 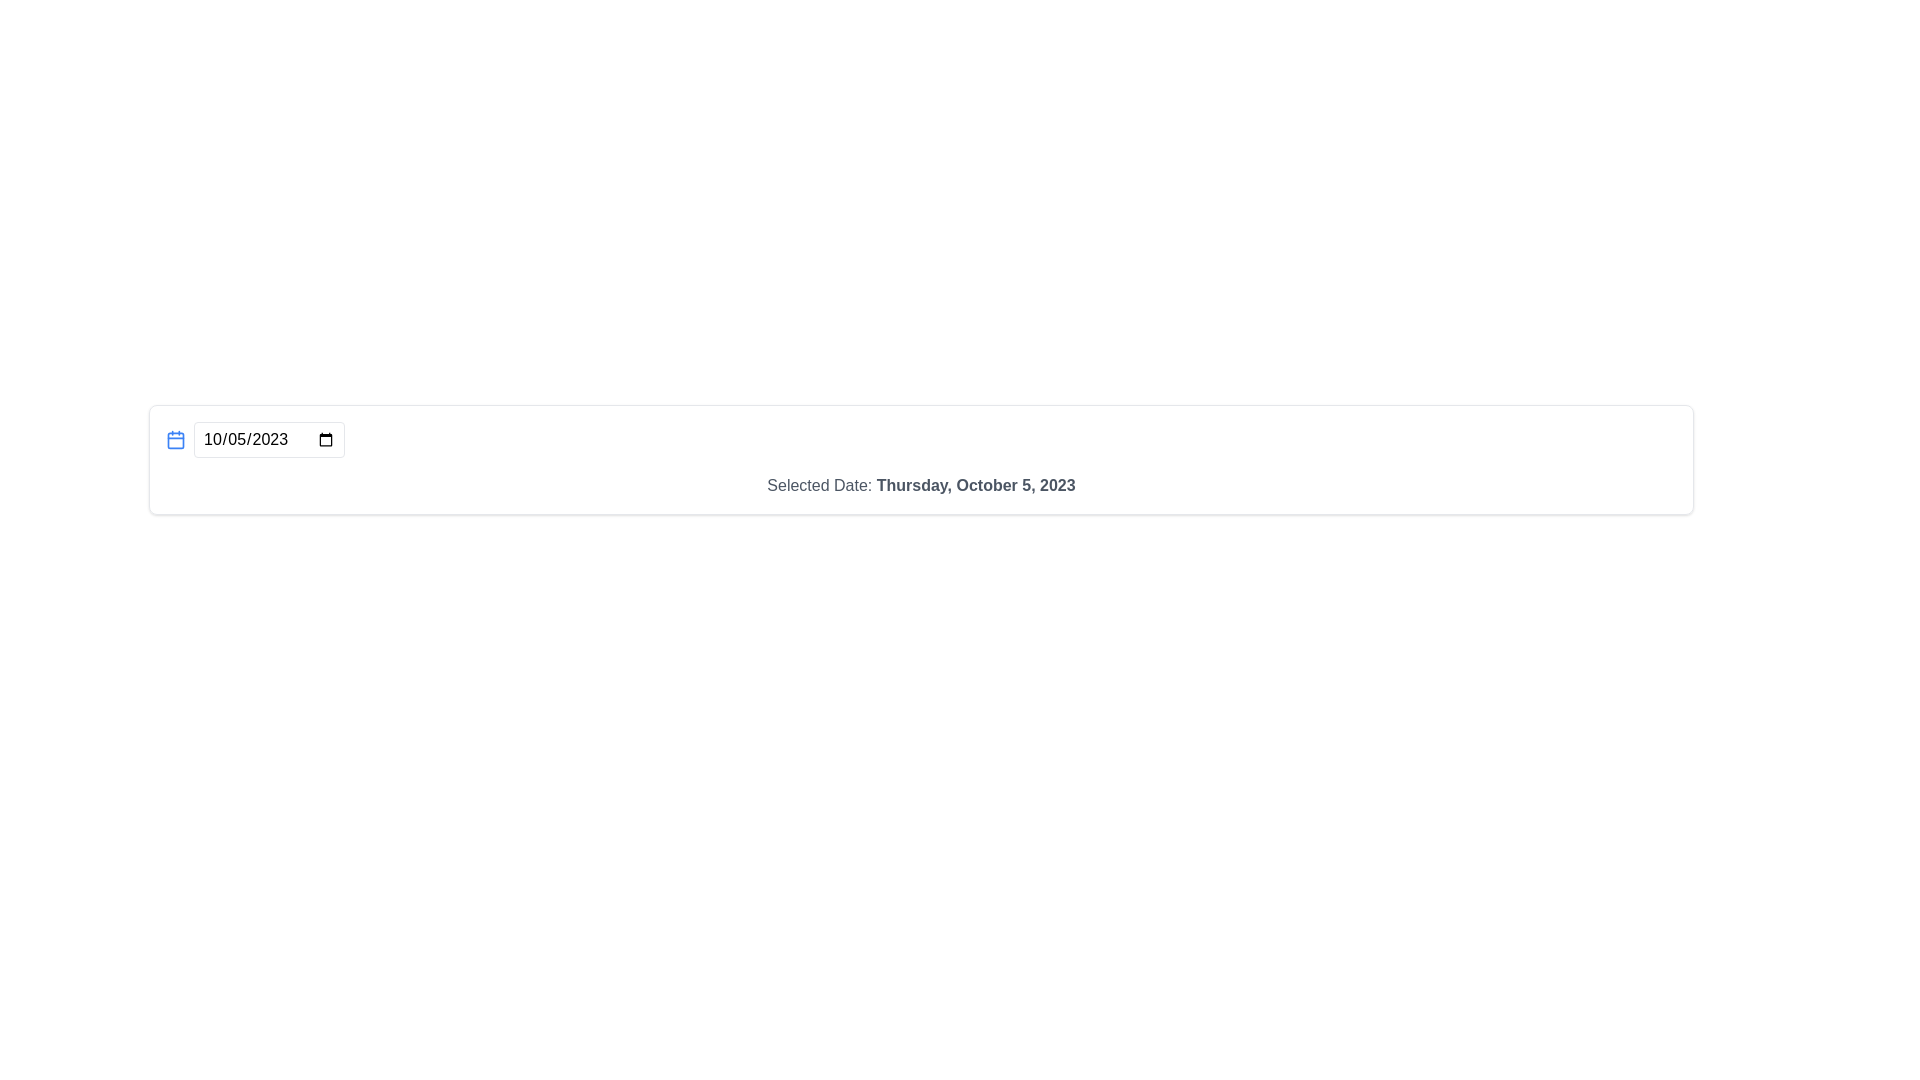 What do you see at coordinates (976, 485) in the screenshot?
I see `the bold text element displaying 'Thursday, October 5, 2023', which is part of the sentence 'Selected Date: Thursday, October 5, 2023'` at bounding box center [976, 485].